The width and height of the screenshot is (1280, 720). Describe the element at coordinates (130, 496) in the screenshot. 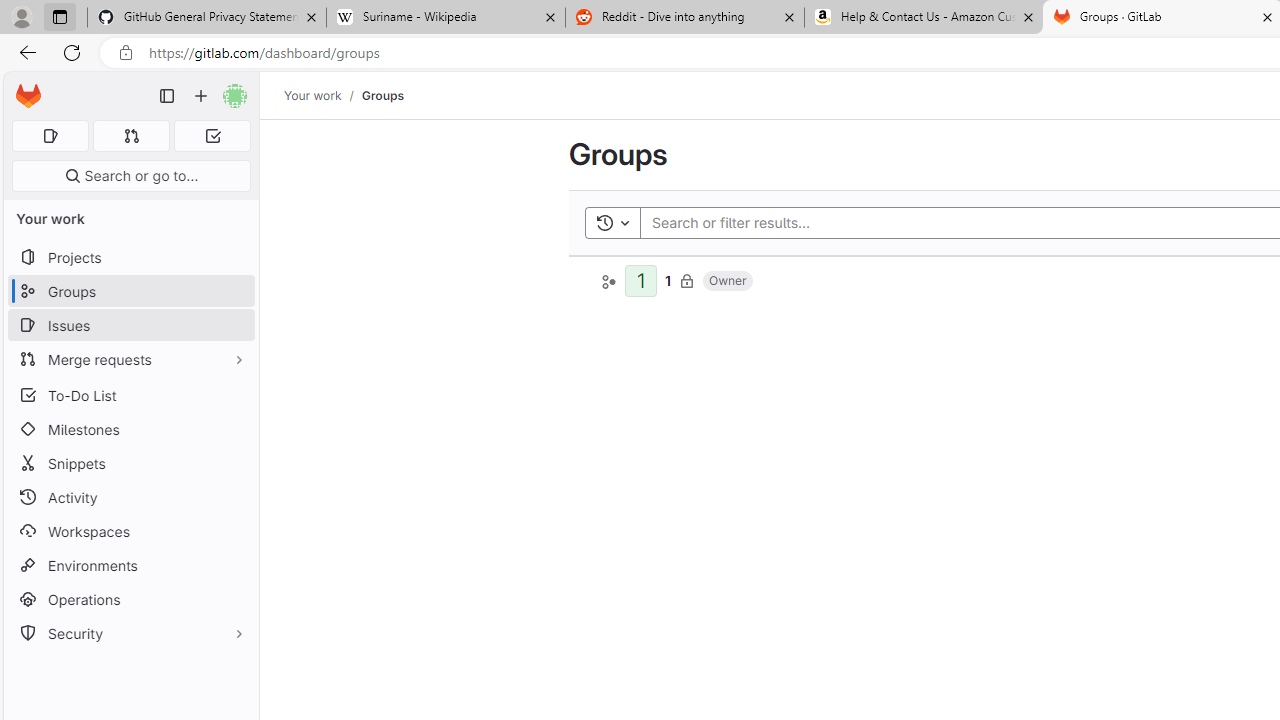

I see `'Activity'` at that location.